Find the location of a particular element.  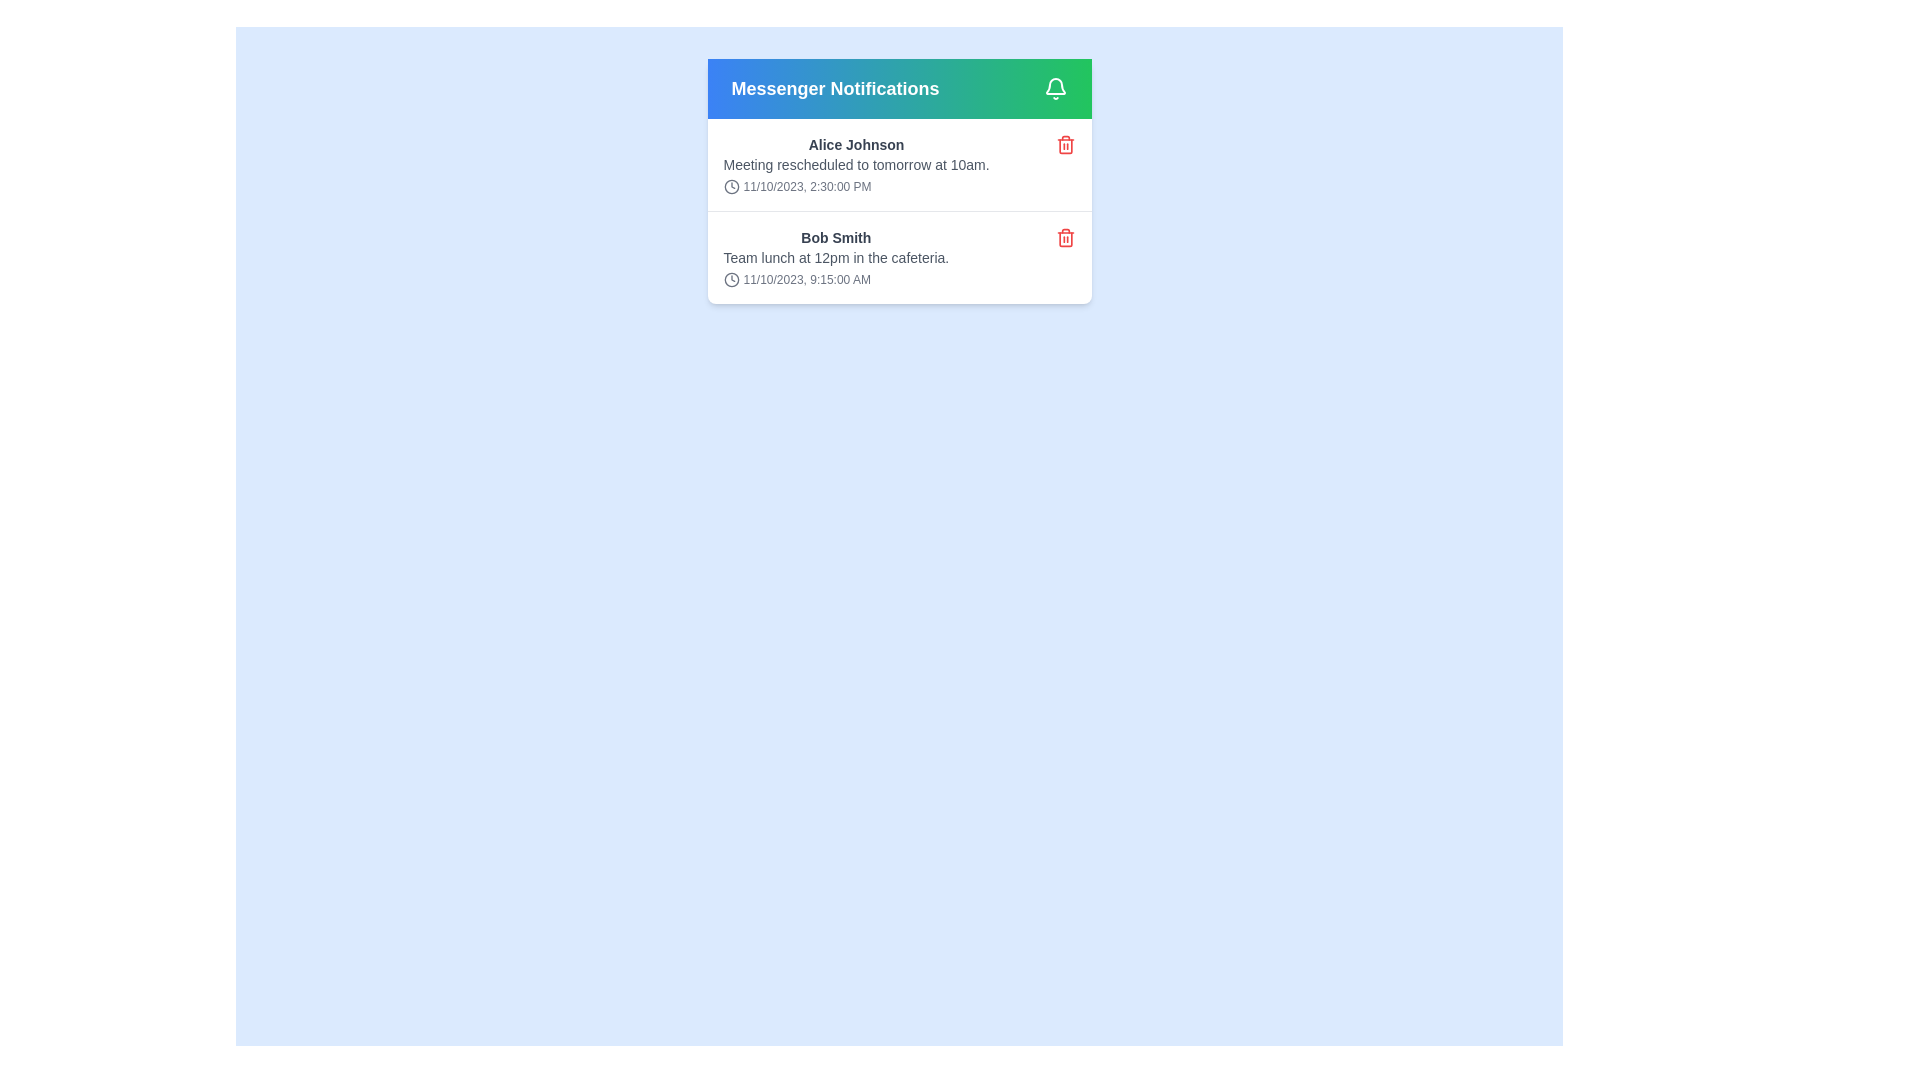

the first notification entry in the notification panel is located at coordinates (898, 181).